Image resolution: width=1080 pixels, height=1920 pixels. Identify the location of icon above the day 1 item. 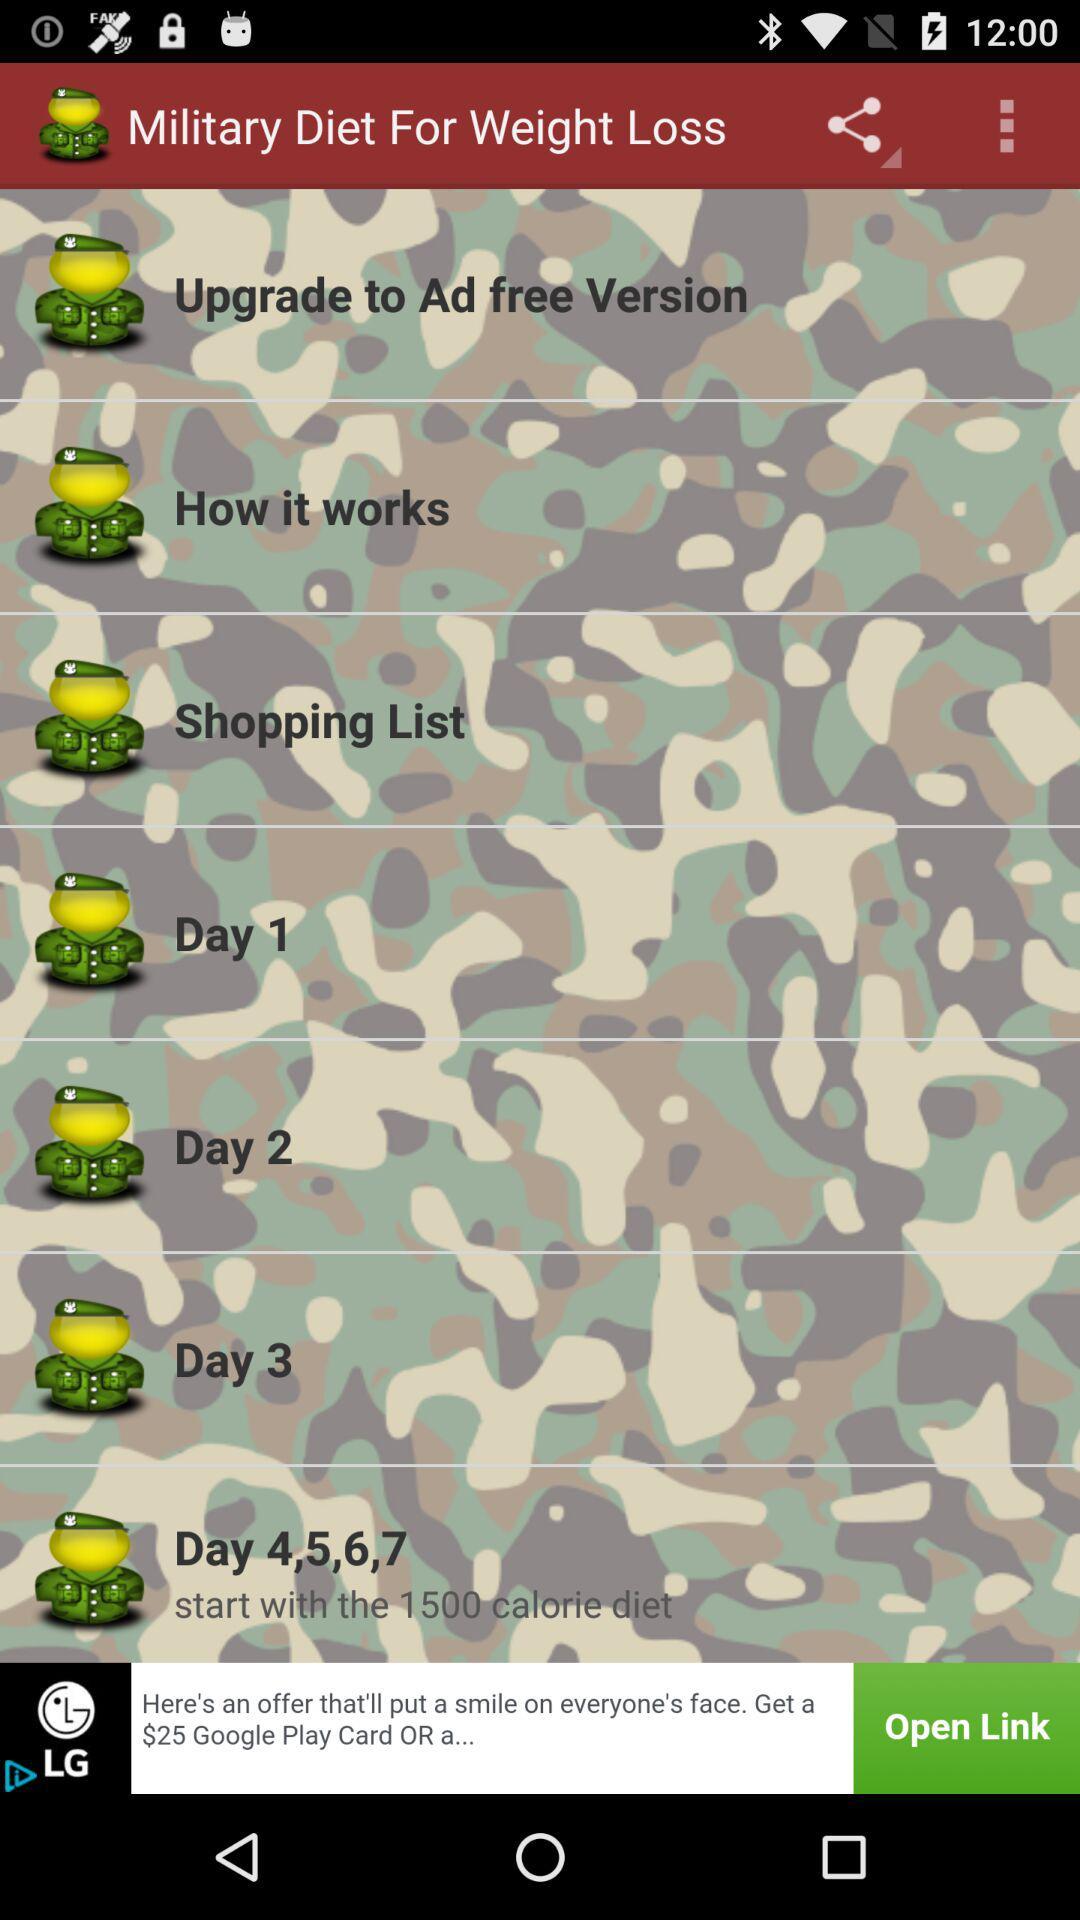
(613, 719).